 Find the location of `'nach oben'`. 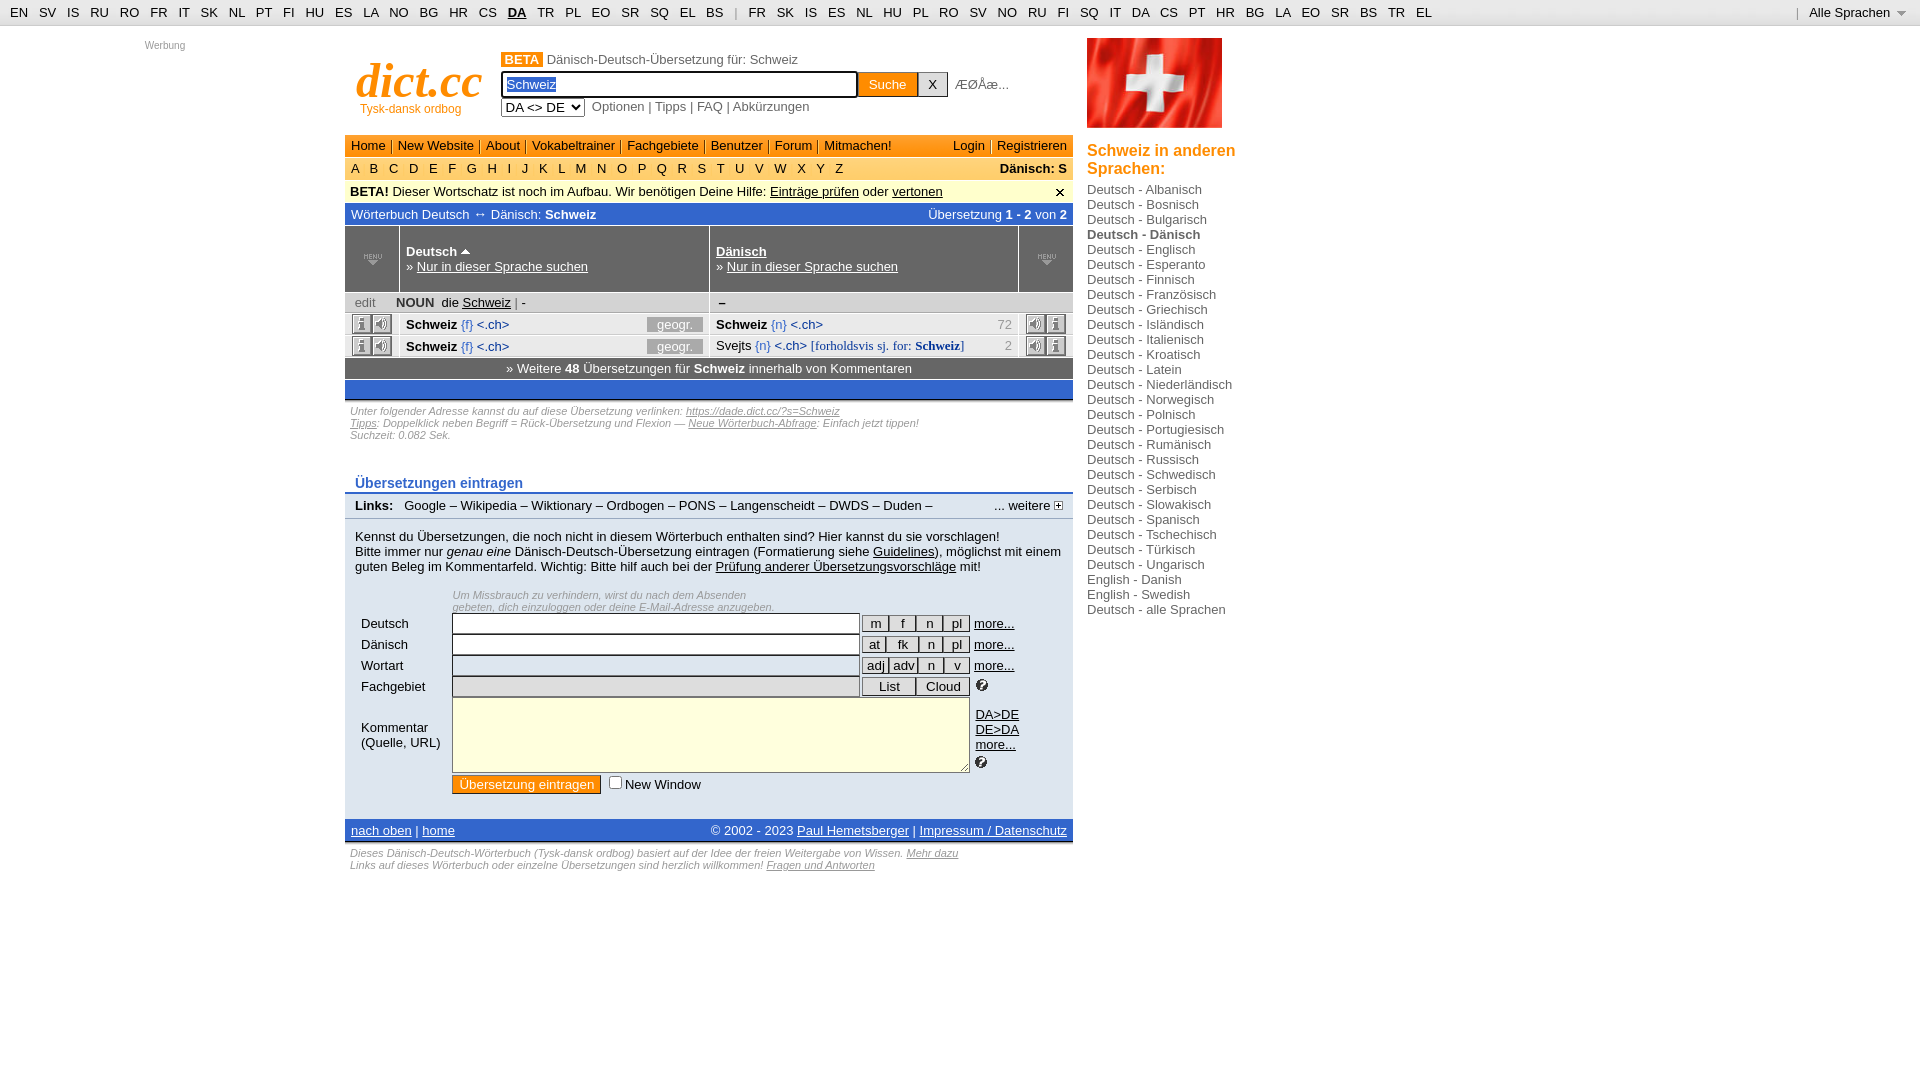

'nach oben' is located at coordinates (350, 830).